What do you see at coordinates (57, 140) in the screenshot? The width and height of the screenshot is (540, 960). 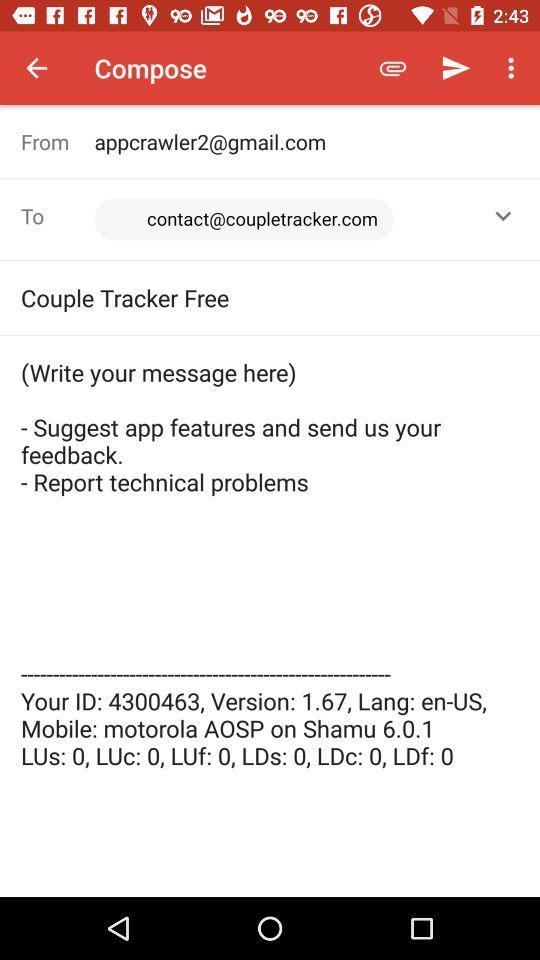 I see `from` at bounding box center [57, 140].